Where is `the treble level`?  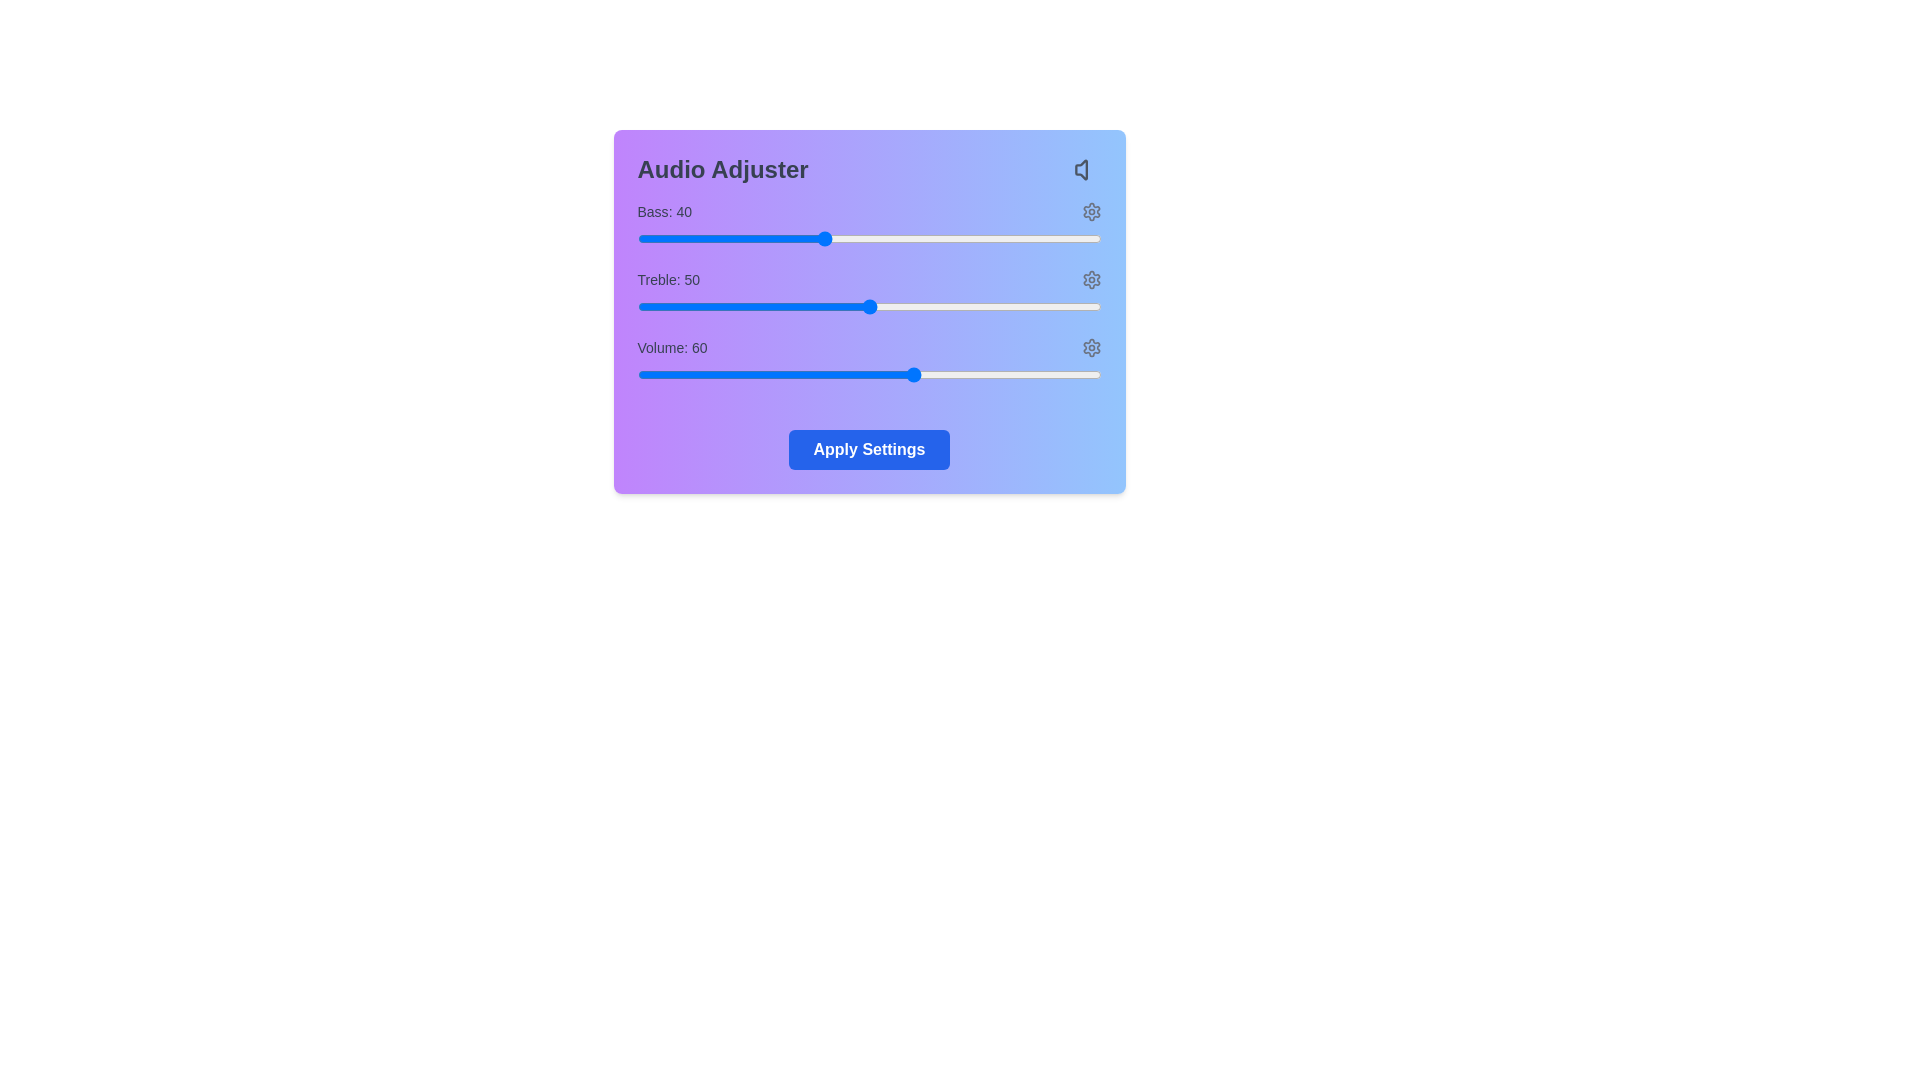 the treble level is located at coordinates (813, 307).